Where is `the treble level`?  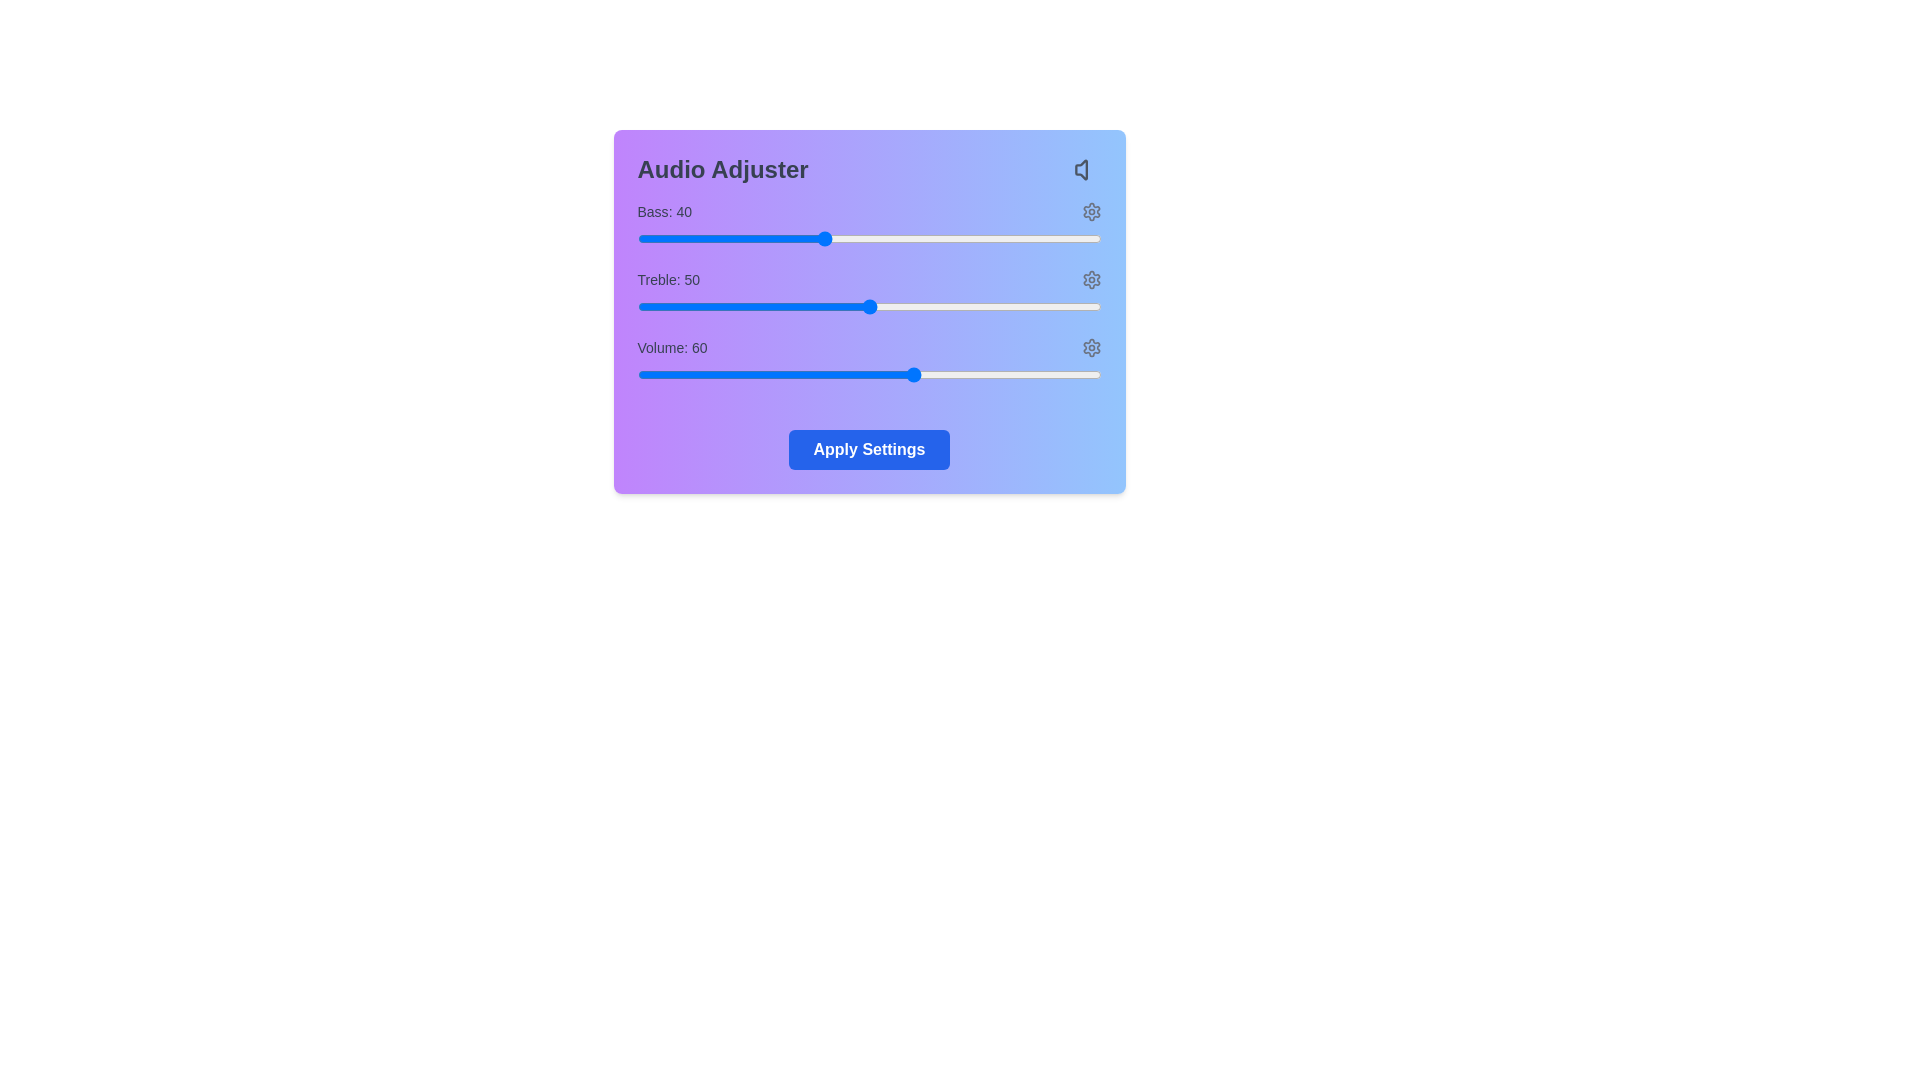 the treble level is located at coordinates (813, 307).